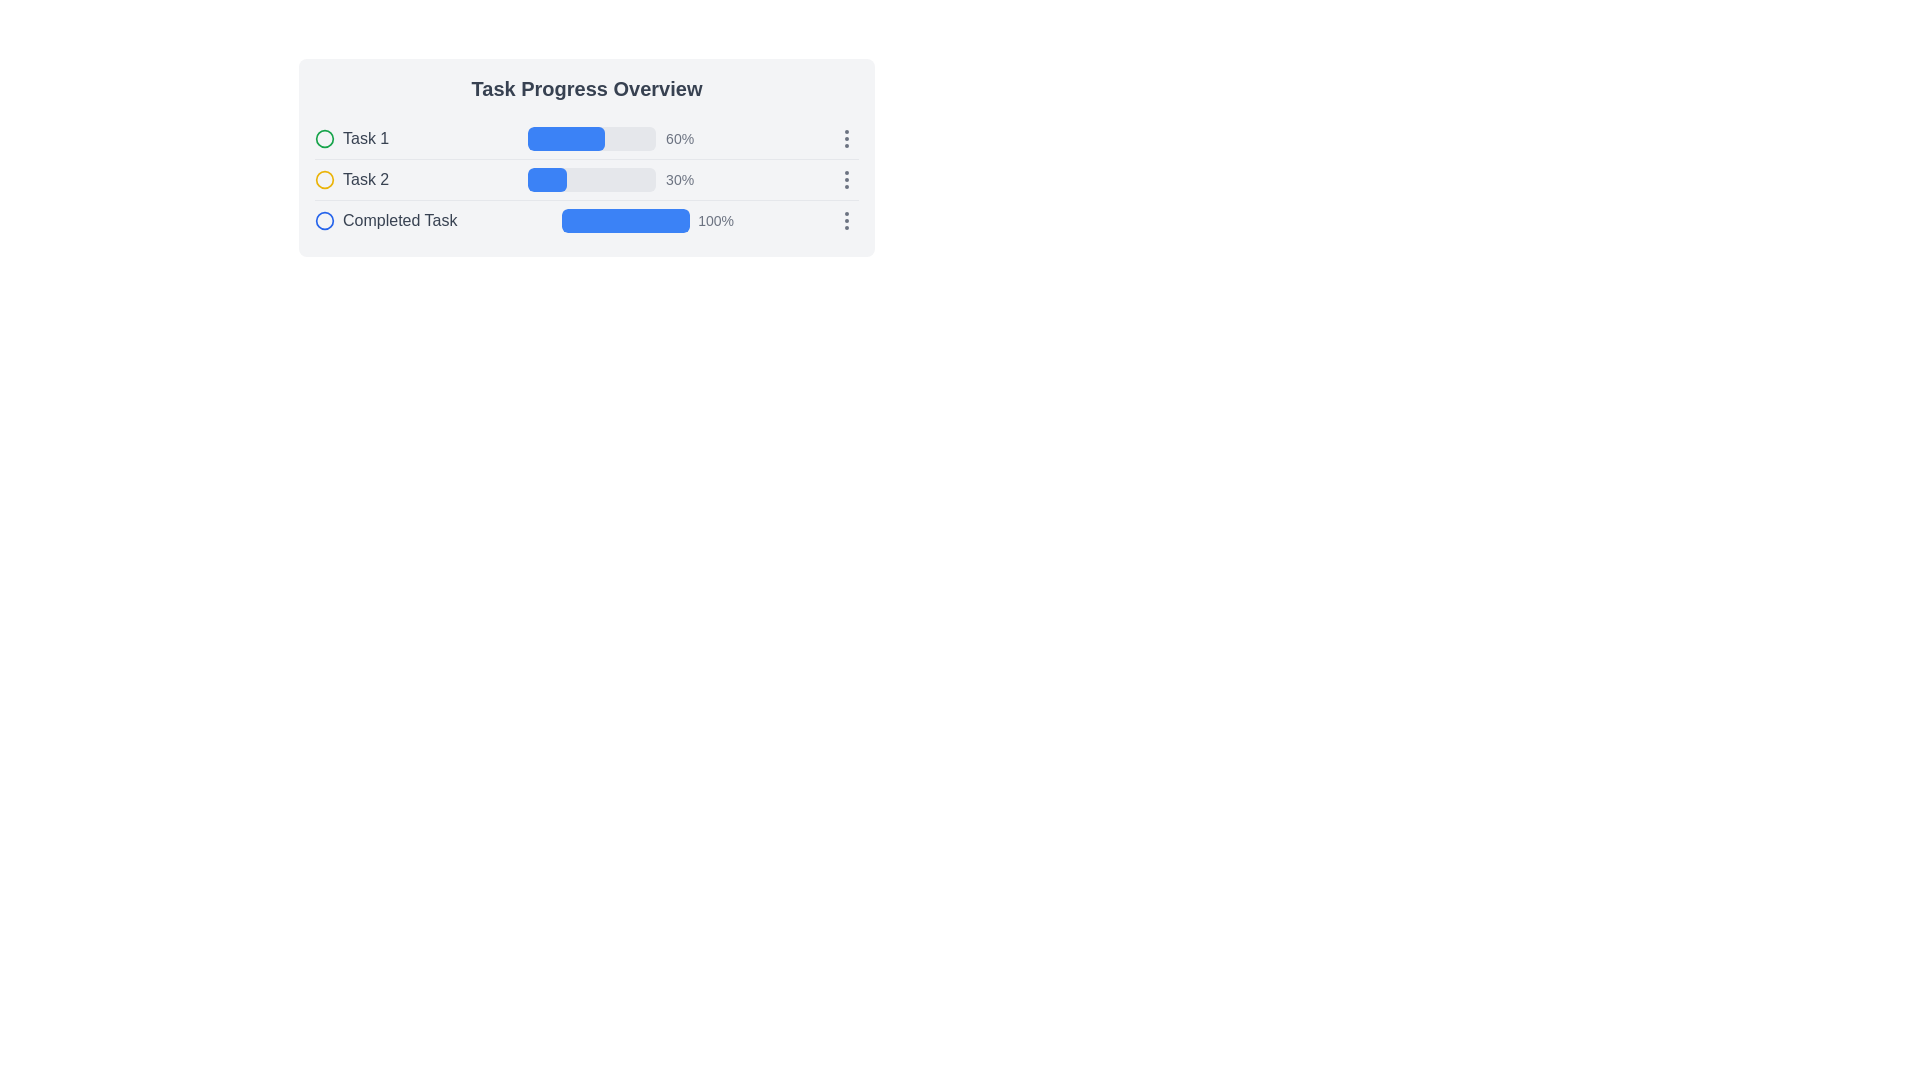  Describe the element at coordinates (625, 220) in the screenshot. I see `the progress bar styled with a blue bar and light gray background located in the 'Task Progress Overview' section, specifically in the 'Completed Task' row` at that location.